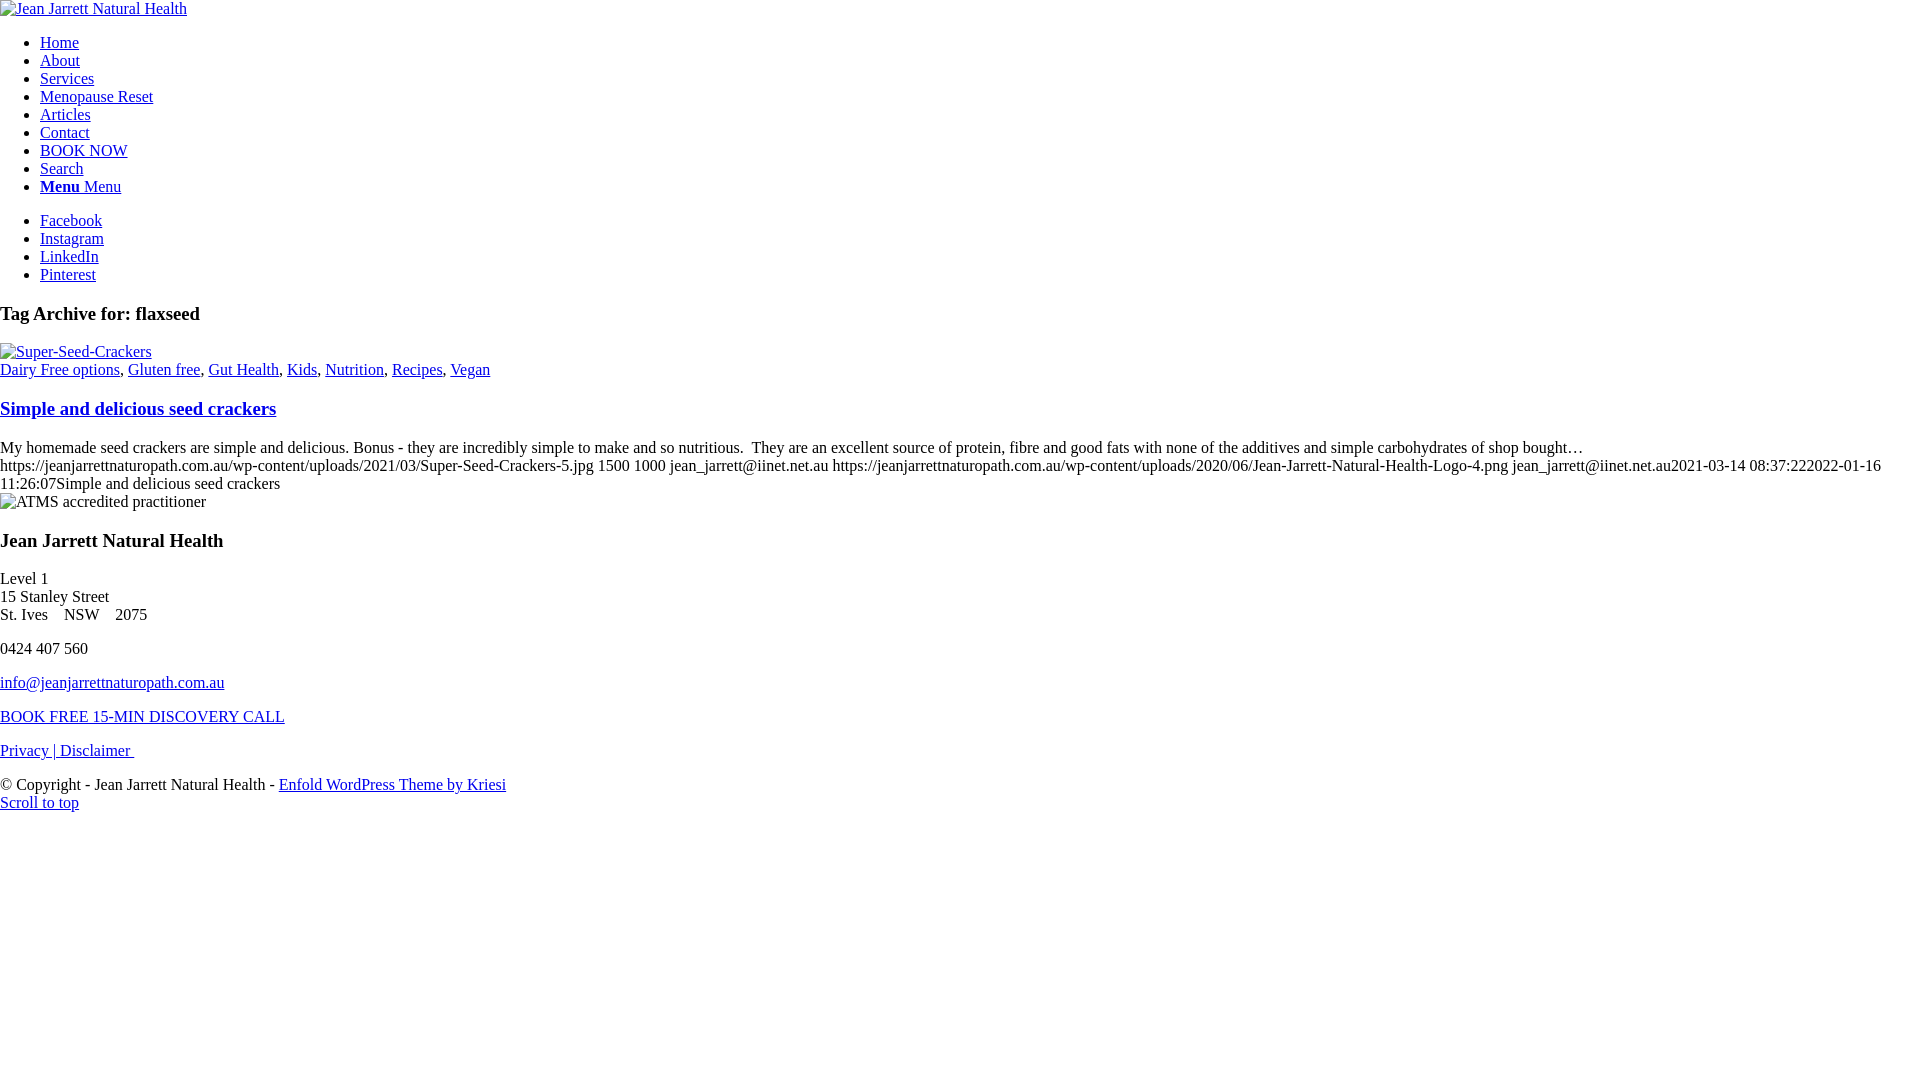  What do you see at coordinates (62, 167) in the screenshot?
I see `'Search'` at bounding box center [62, 167].